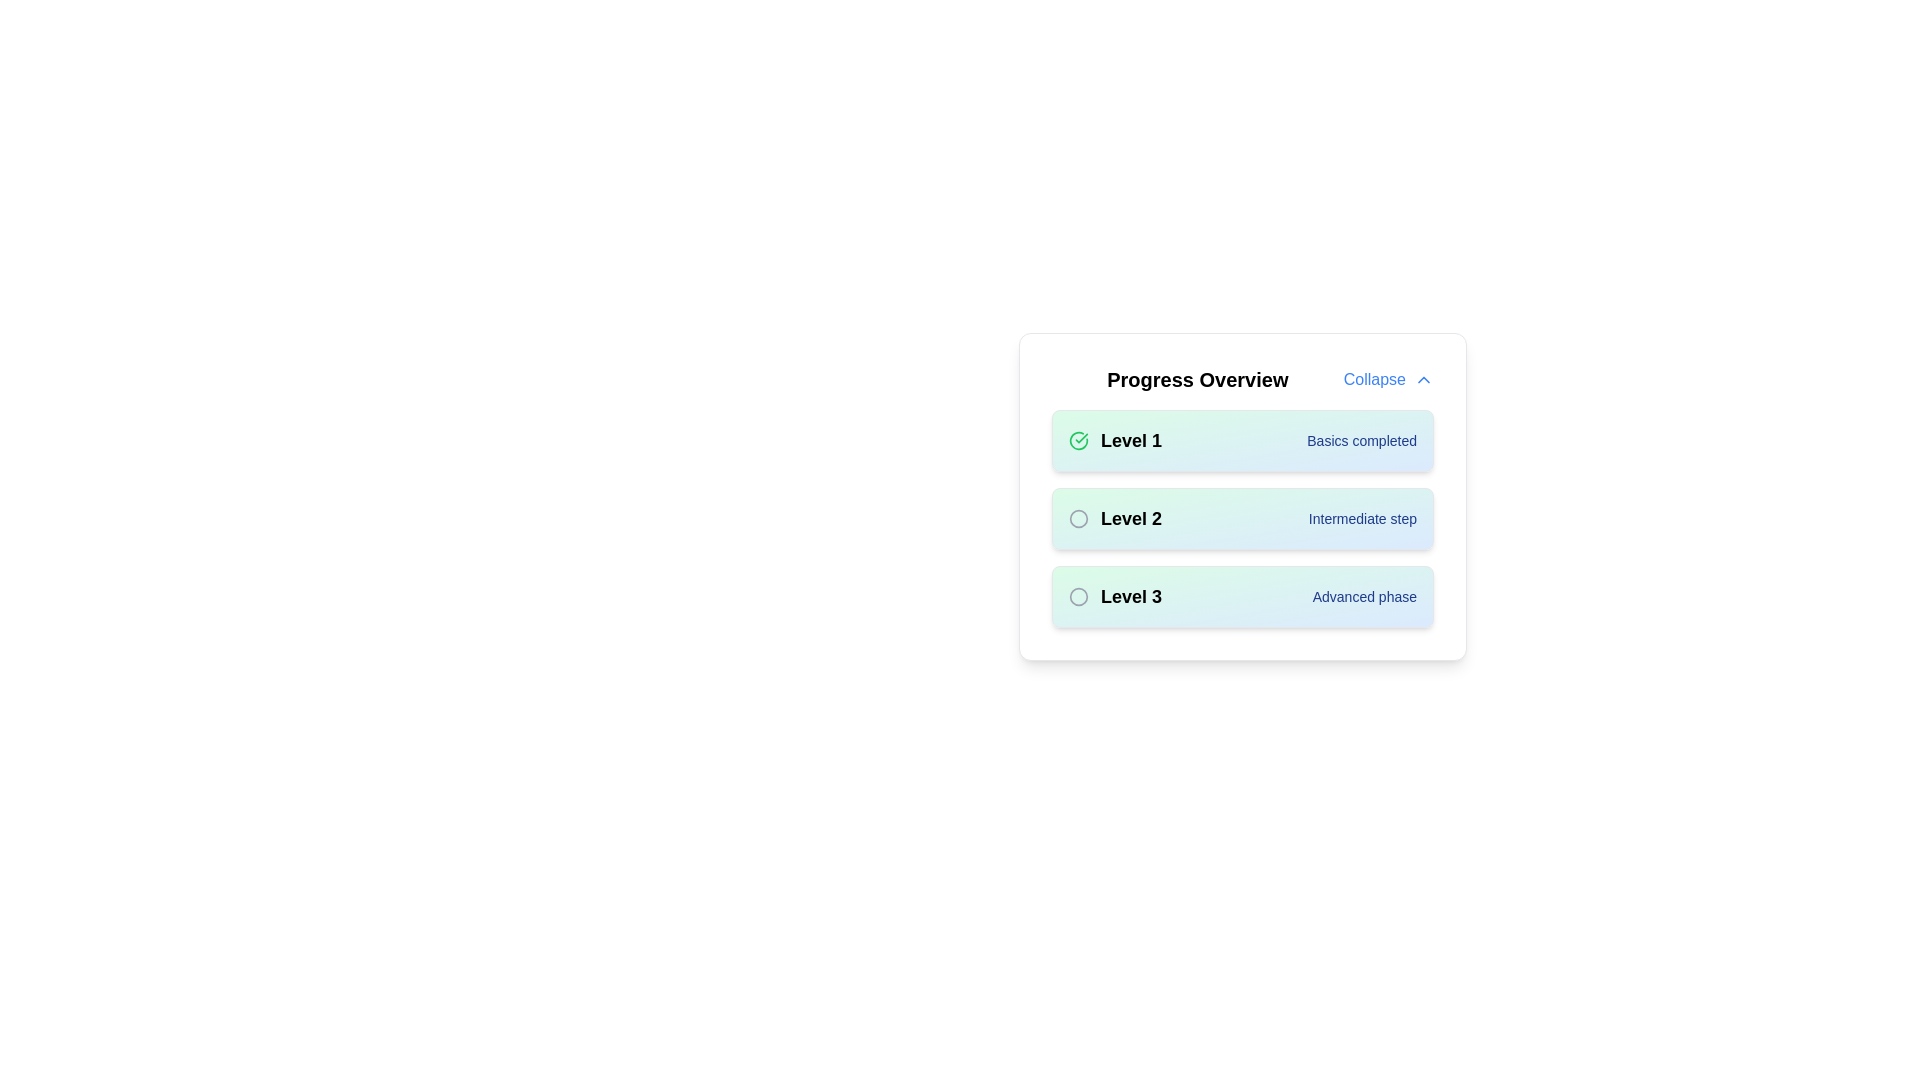  I want to click on the completion status icon for 'Level 1' located in the 'Progress Overview' section, so click(1078, 439).